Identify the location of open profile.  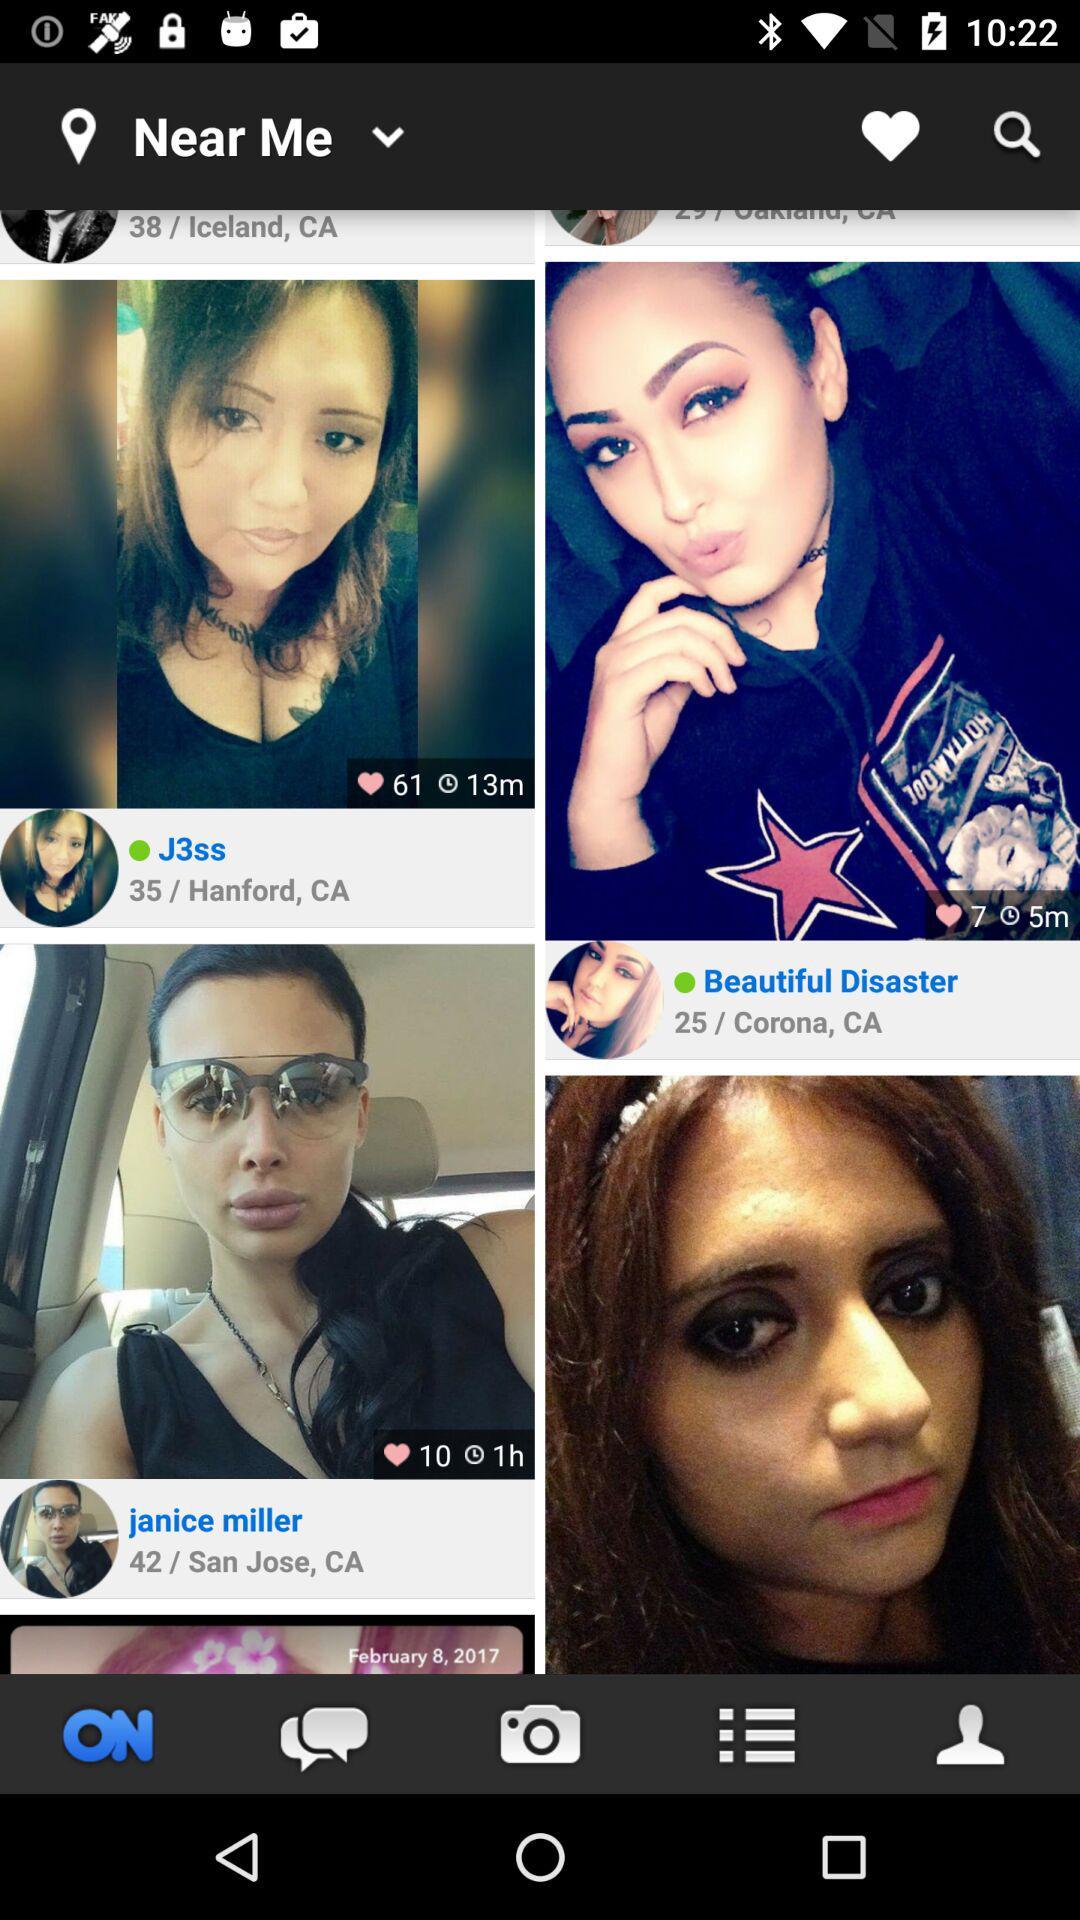
(971, 1733).